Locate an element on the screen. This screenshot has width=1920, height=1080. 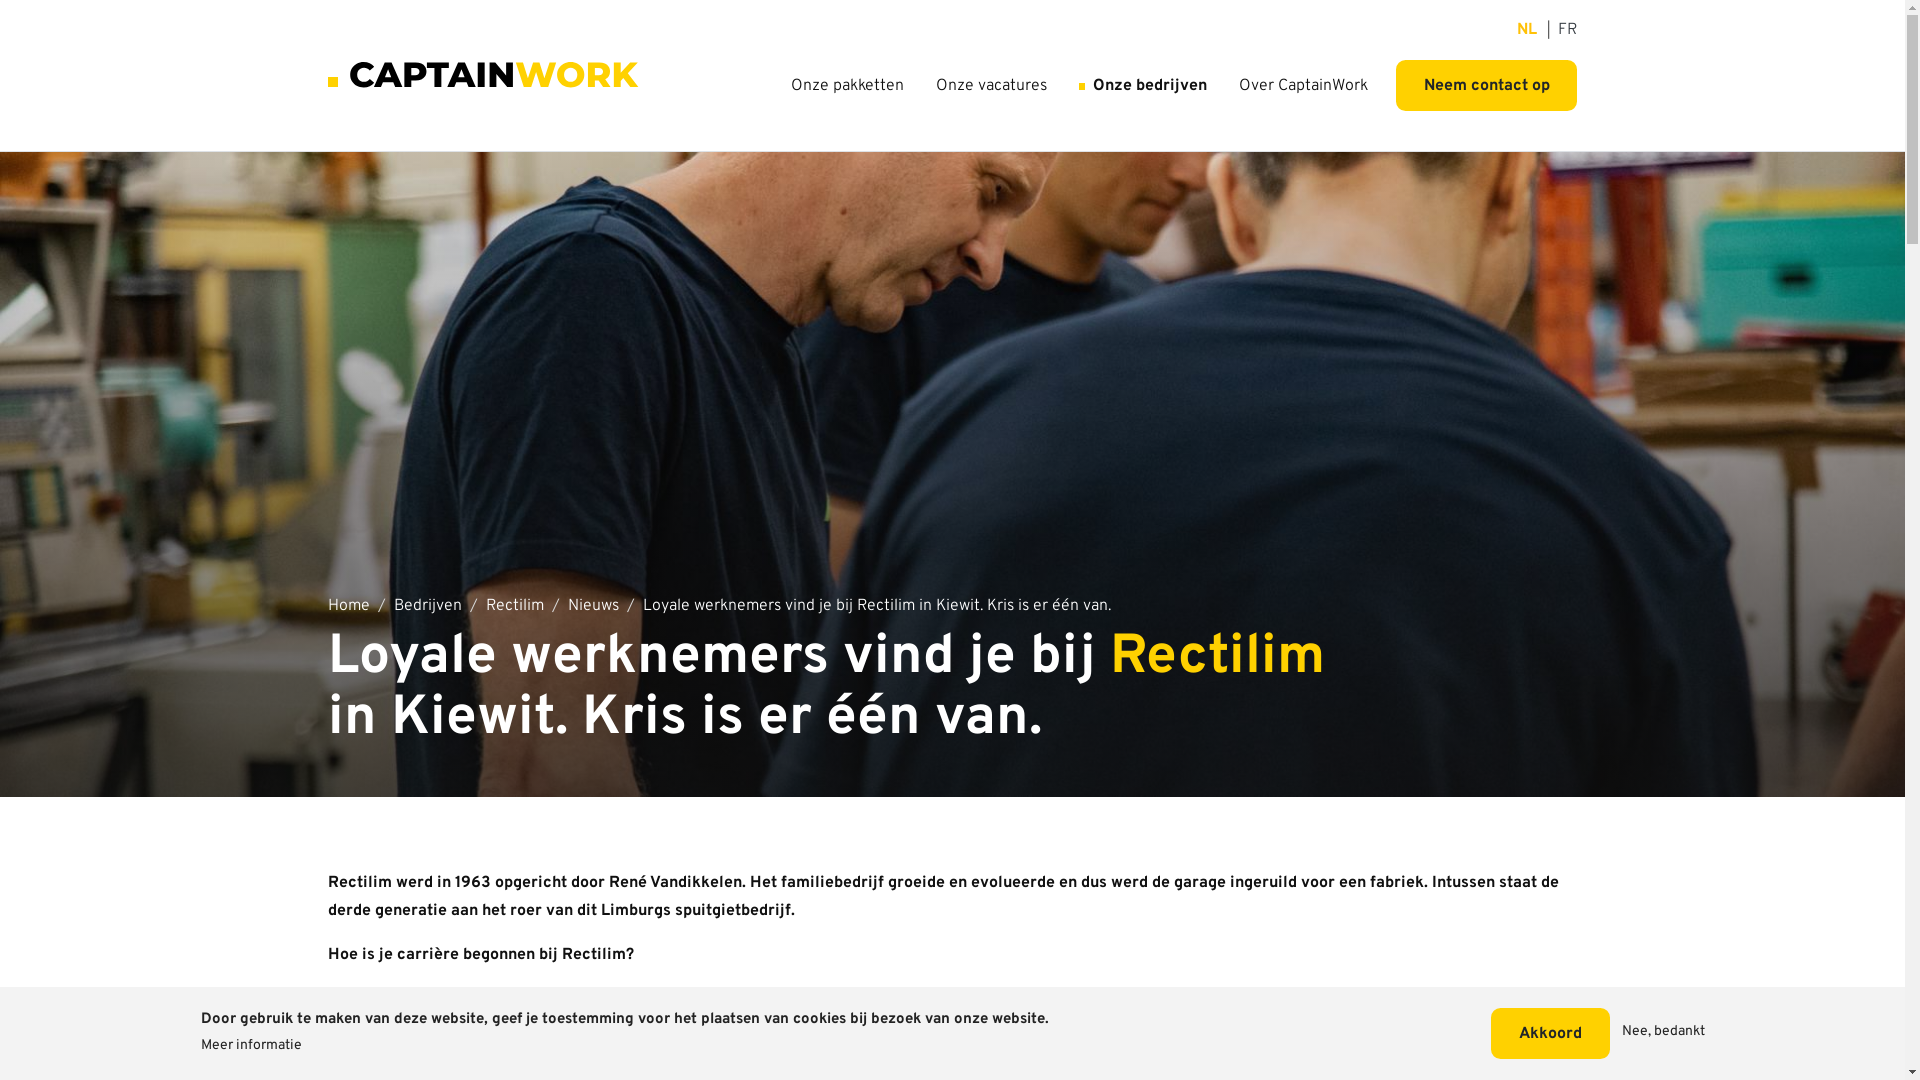
'Nee, bedankt' is located at coordinates (1663, 1033).